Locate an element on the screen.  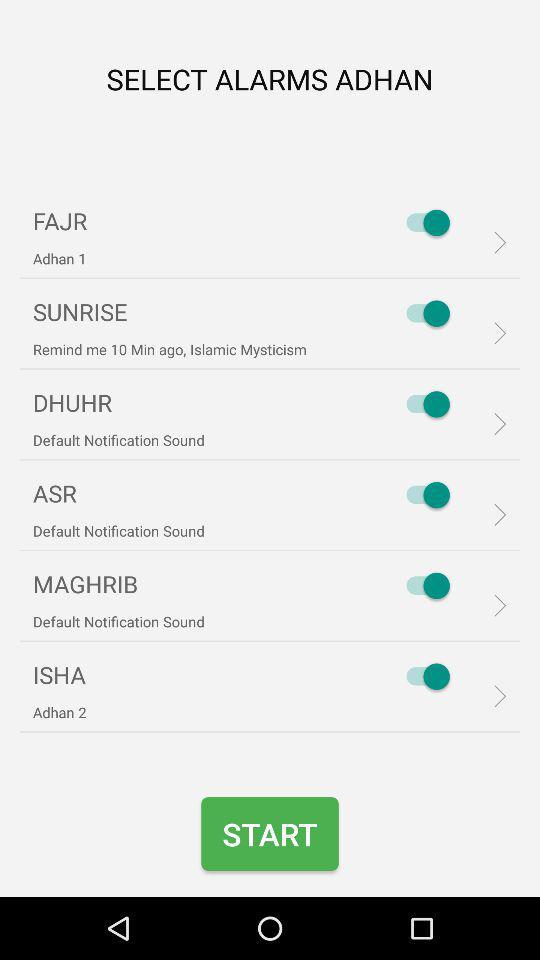
start is located at coordinates (270, 834).